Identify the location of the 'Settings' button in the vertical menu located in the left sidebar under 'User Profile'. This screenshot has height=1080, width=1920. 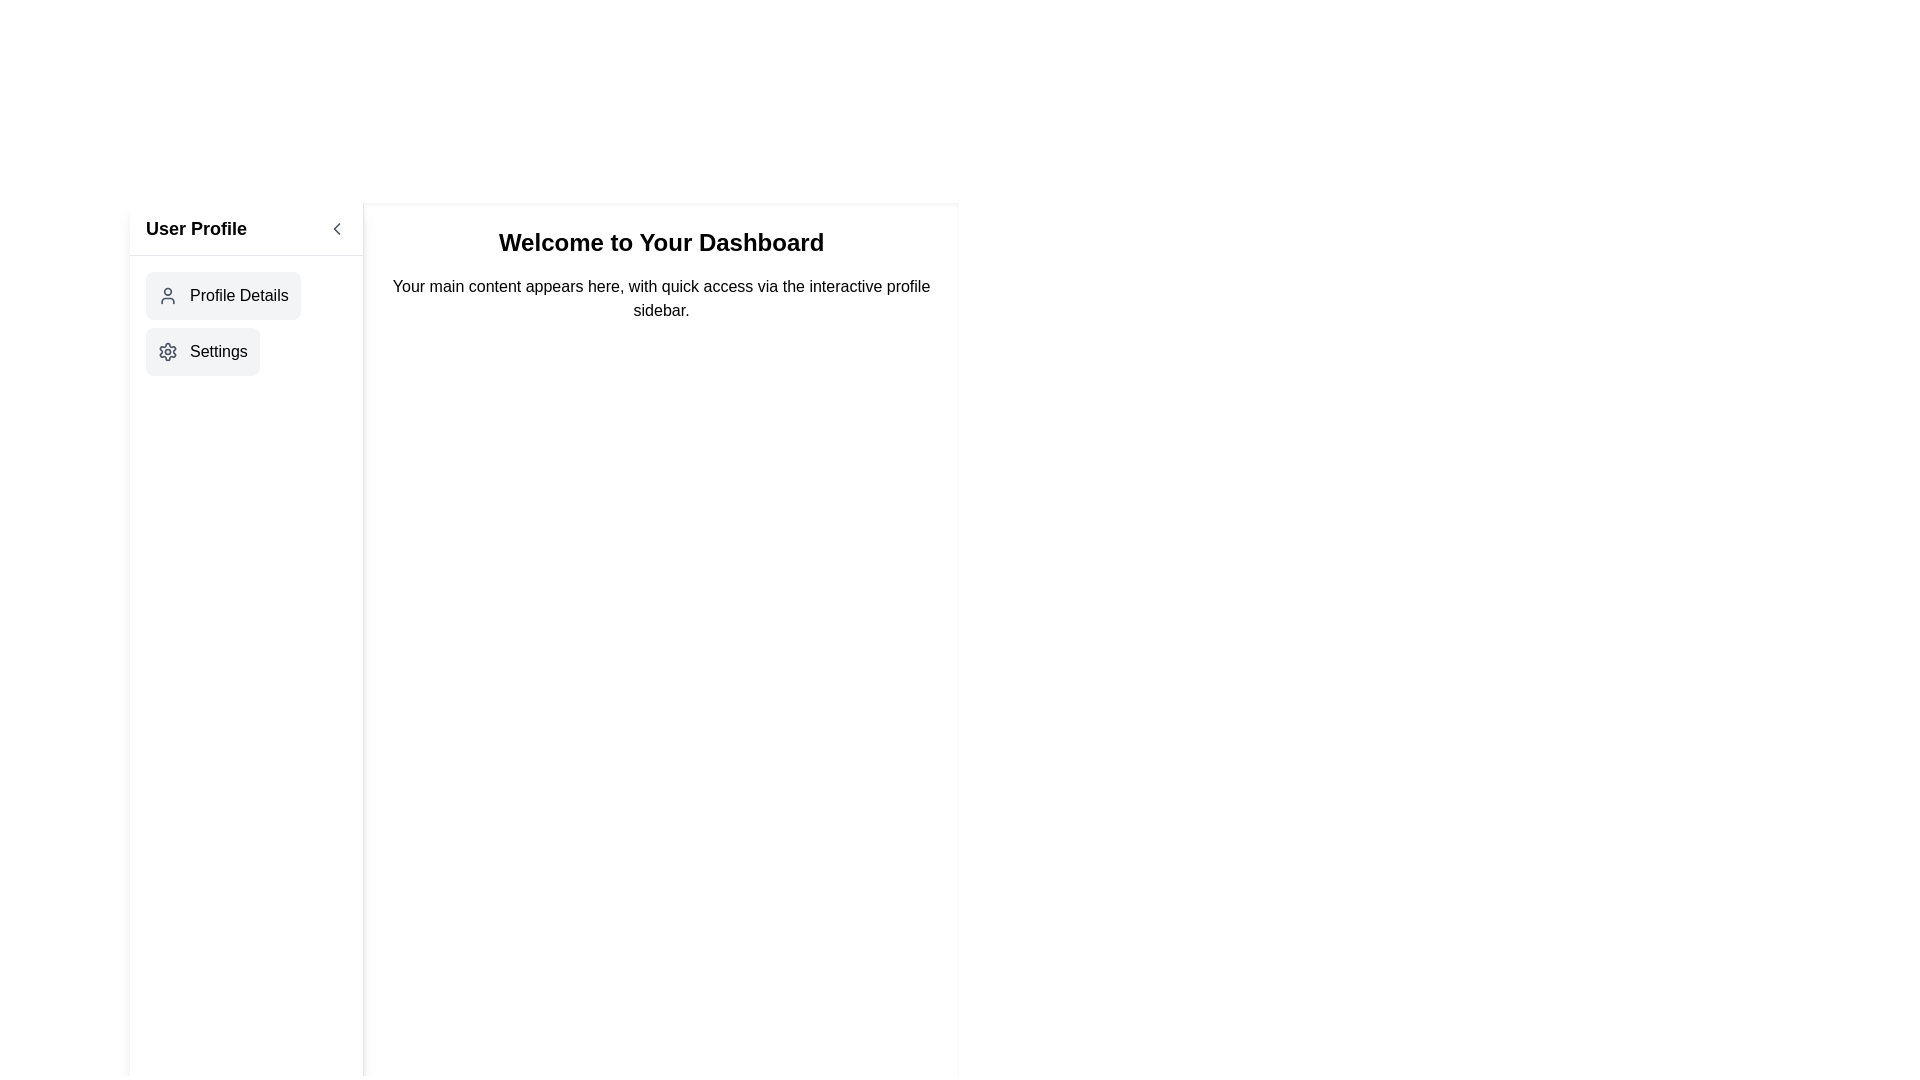
(245, 323).